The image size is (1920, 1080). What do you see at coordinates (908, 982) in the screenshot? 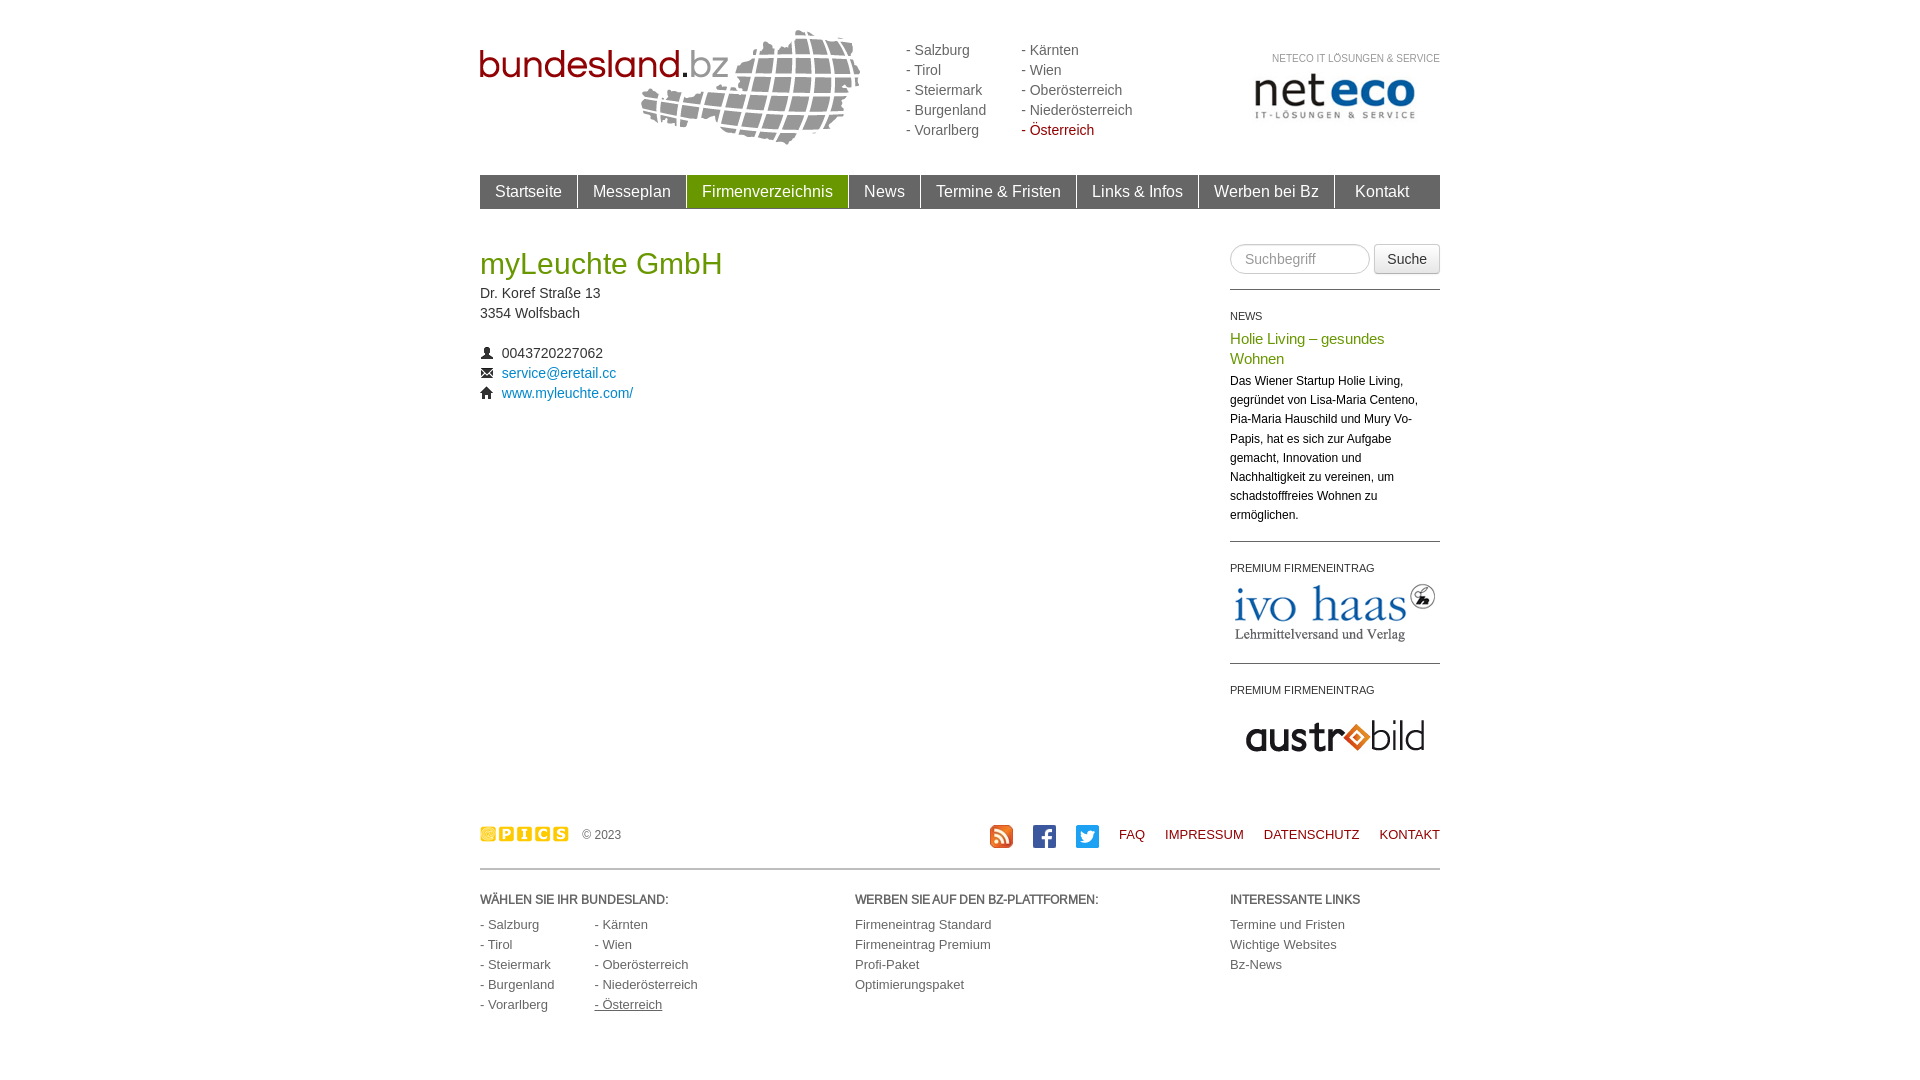
I see `'Optimierungspaket'` at bounding box center [908, 982].